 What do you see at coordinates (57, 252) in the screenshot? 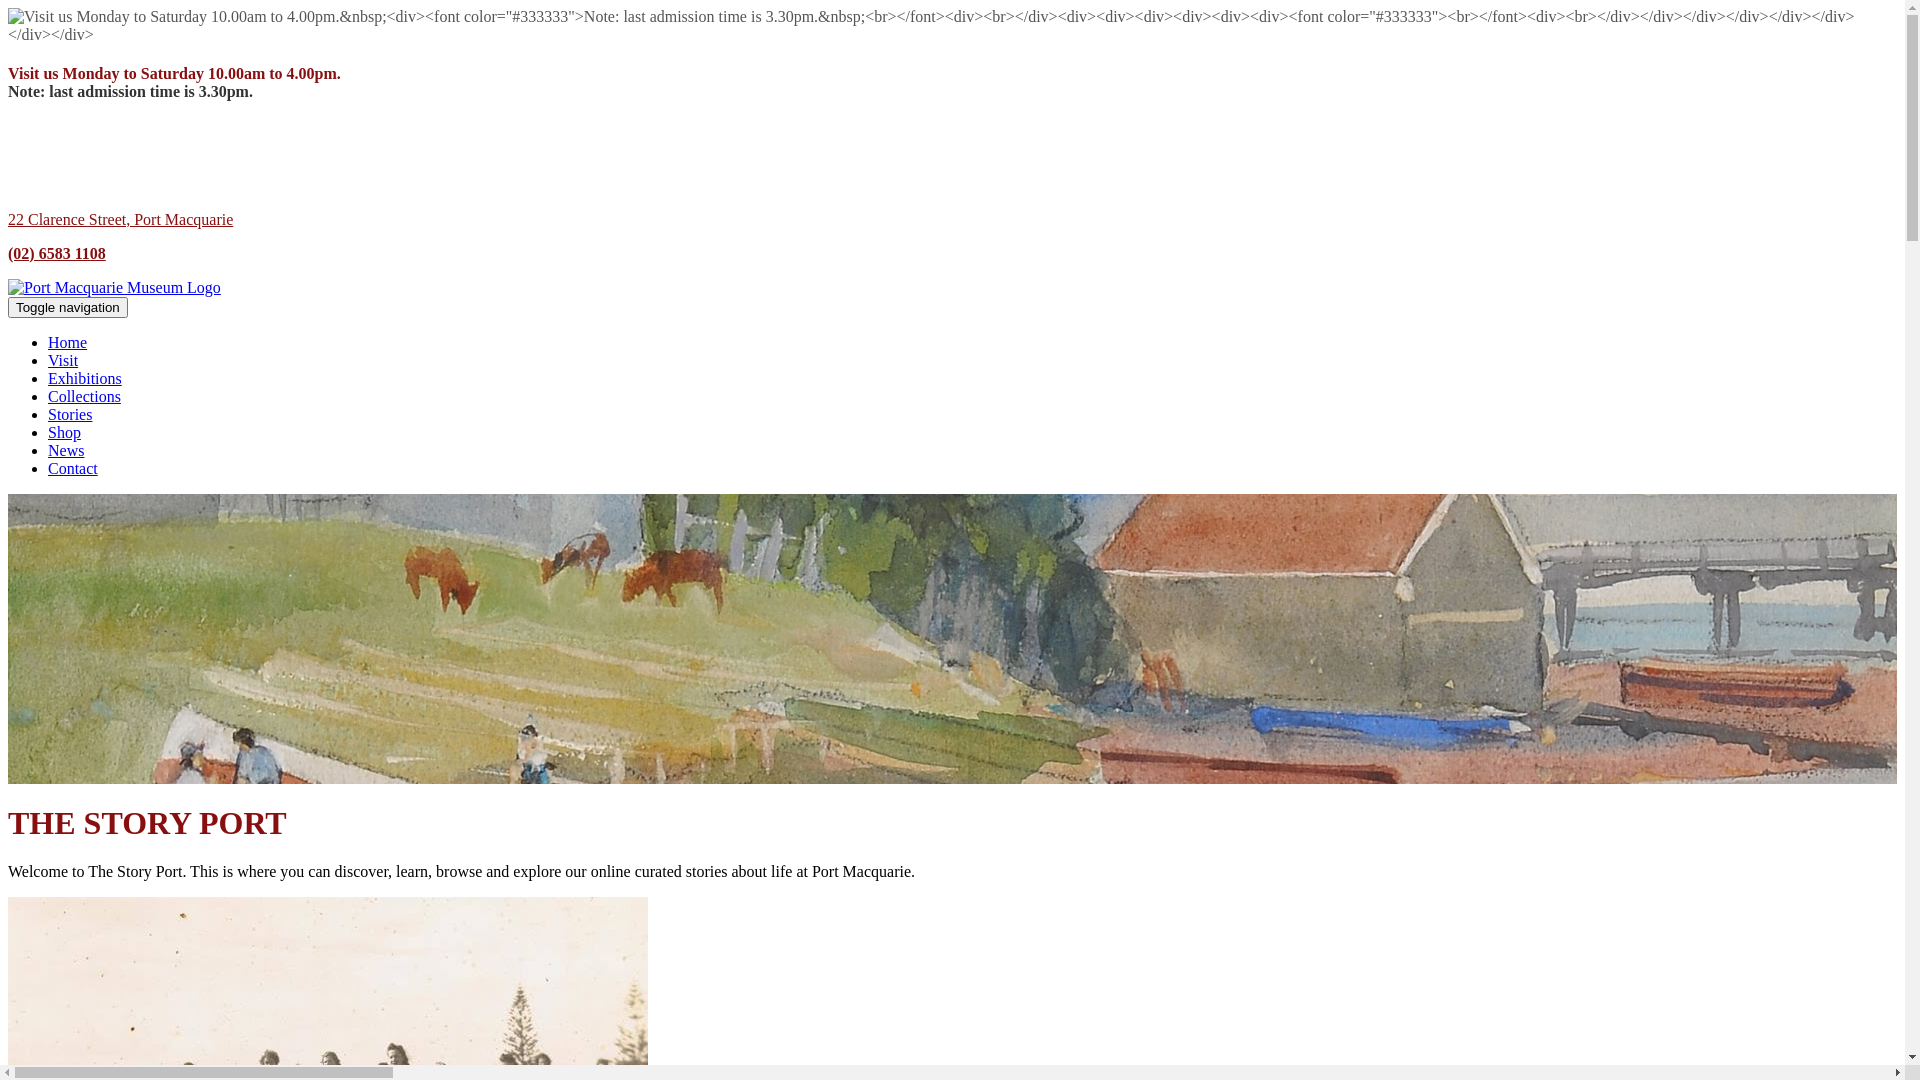
I see `'(02) 6583 1108'` at bounding box center [57, 252].